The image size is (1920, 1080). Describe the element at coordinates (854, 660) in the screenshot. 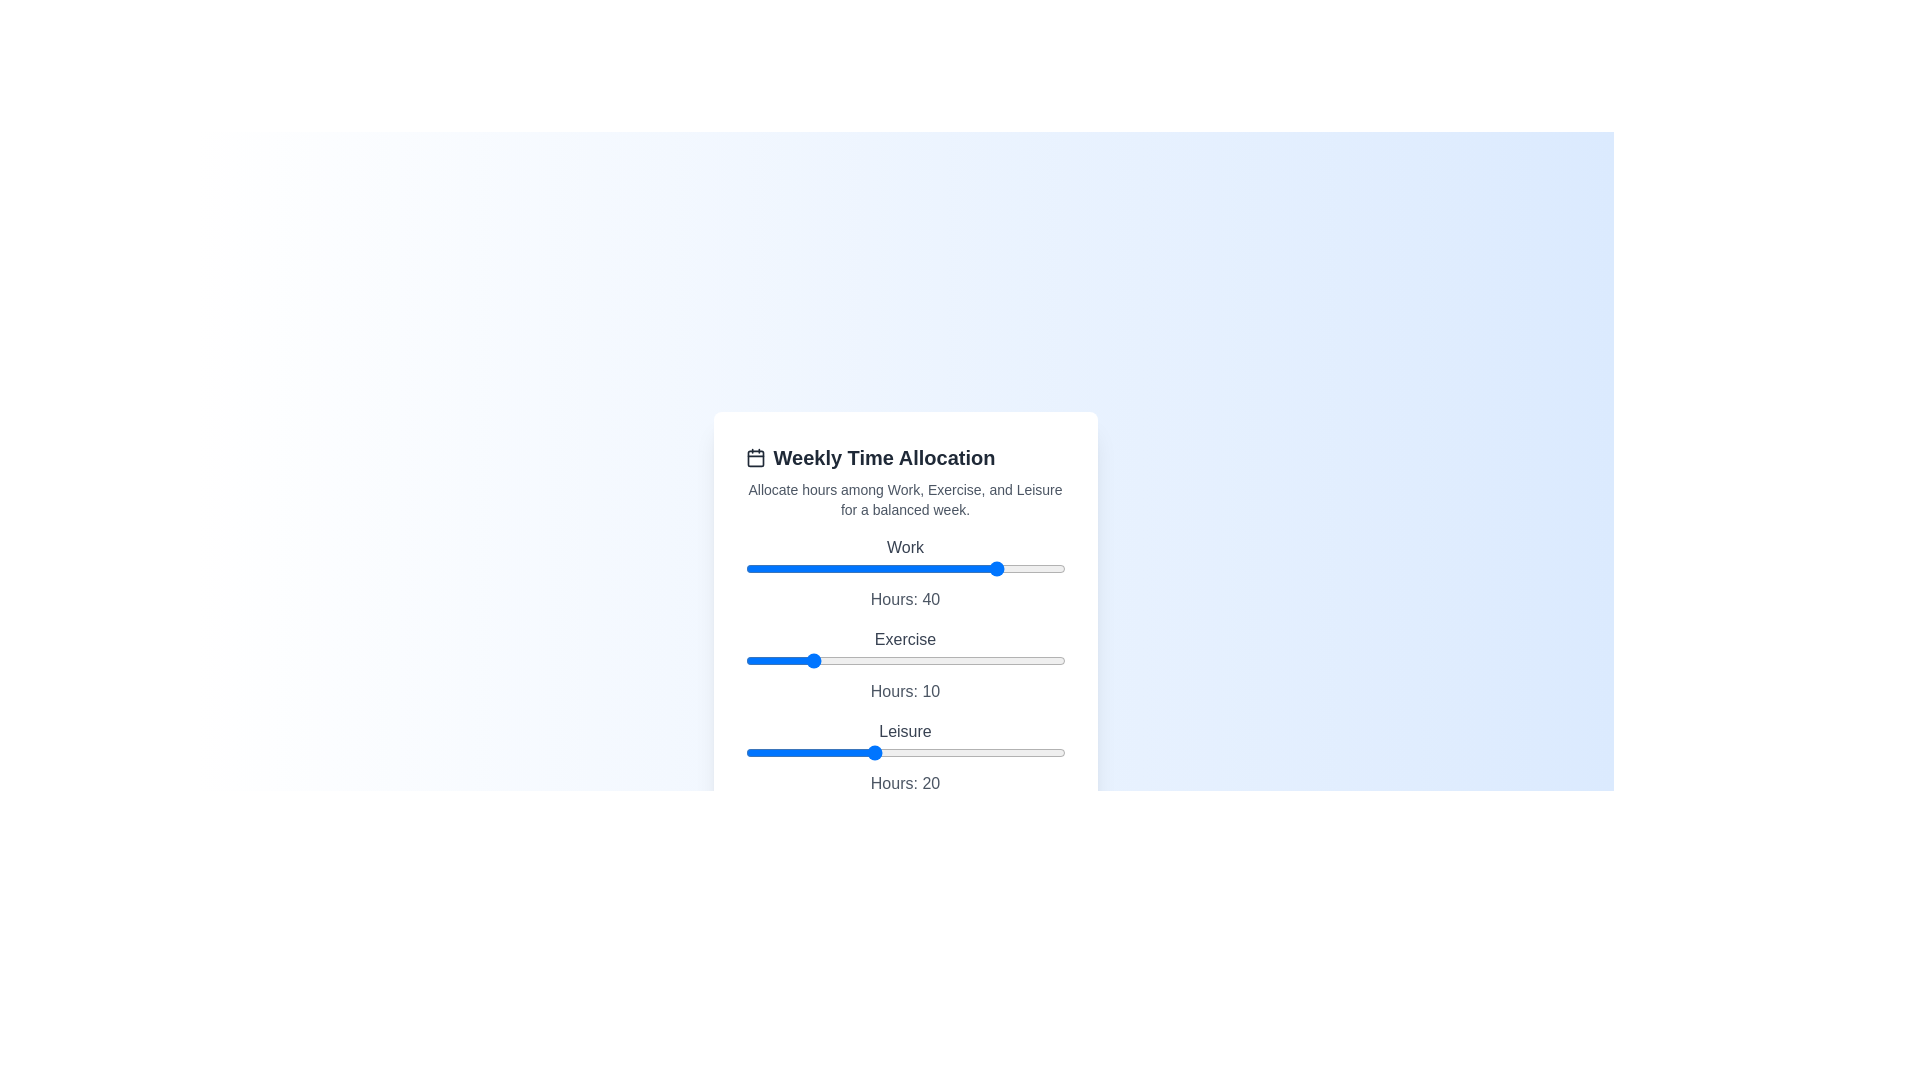

I see `the 'Exercise' slider to 17 hours` at that location.